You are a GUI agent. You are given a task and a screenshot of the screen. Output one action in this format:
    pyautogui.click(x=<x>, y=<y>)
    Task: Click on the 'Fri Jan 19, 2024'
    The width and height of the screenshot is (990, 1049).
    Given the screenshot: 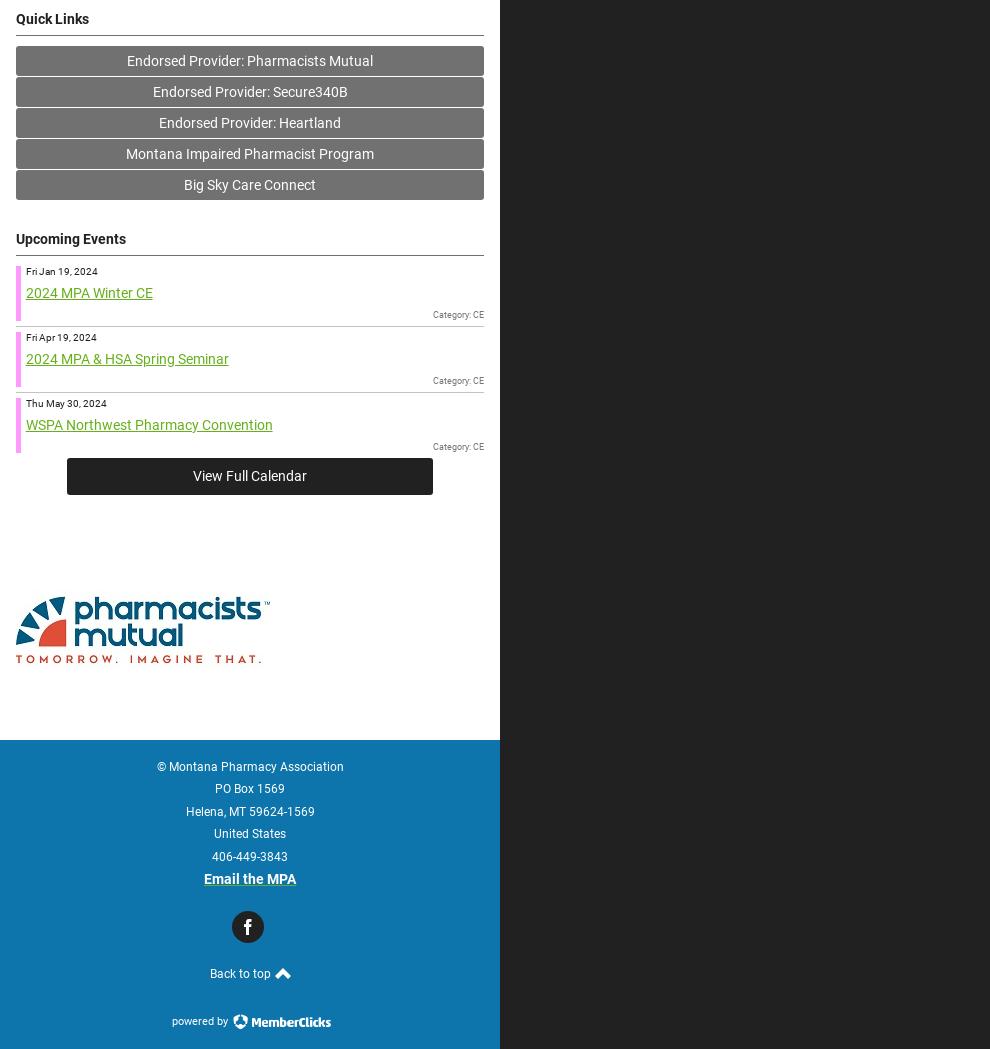 What is the action you would take?
    pyautogui.click(x=60, y=269)
    